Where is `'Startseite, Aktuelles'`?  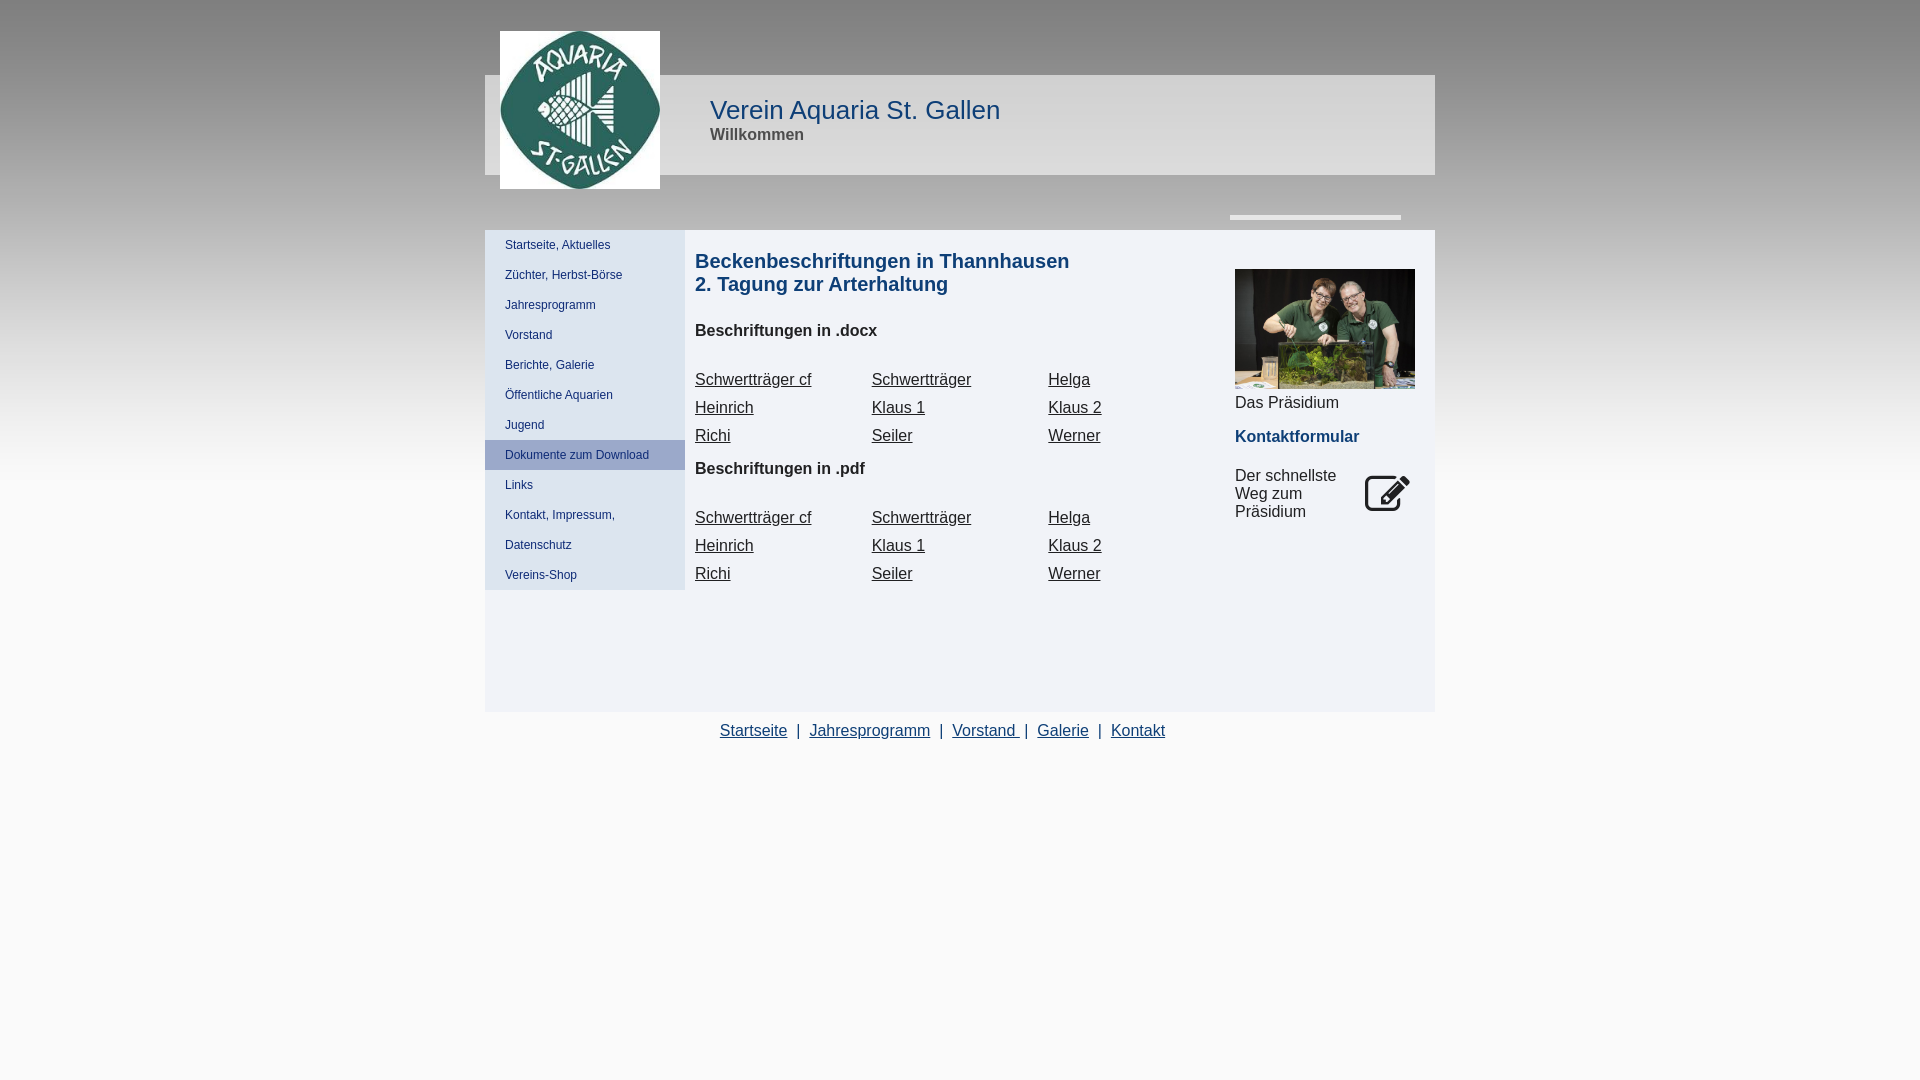 'Startseite, Aktuelles' is located at coordinates (584, 244).